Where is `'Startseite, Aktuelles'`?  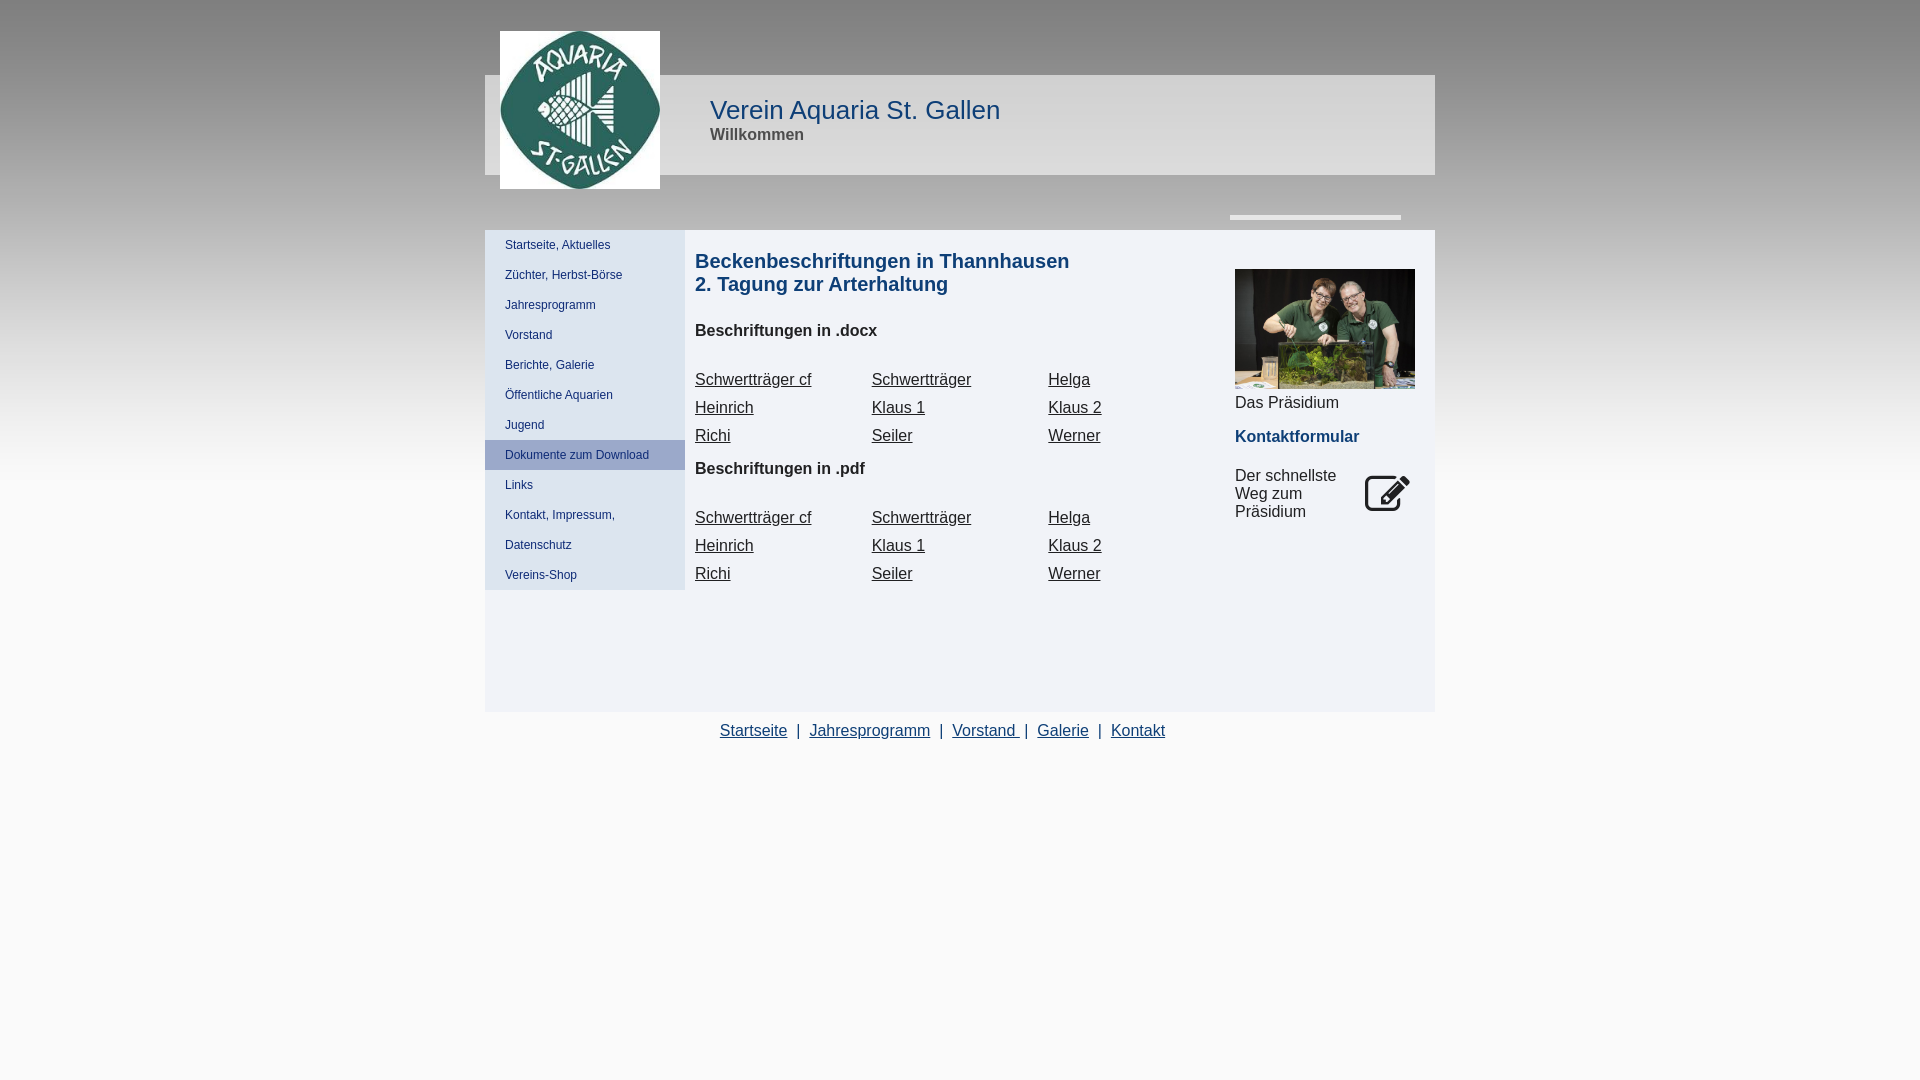 'Startseite, Aktuelles' is located at coordinates (584, 244).